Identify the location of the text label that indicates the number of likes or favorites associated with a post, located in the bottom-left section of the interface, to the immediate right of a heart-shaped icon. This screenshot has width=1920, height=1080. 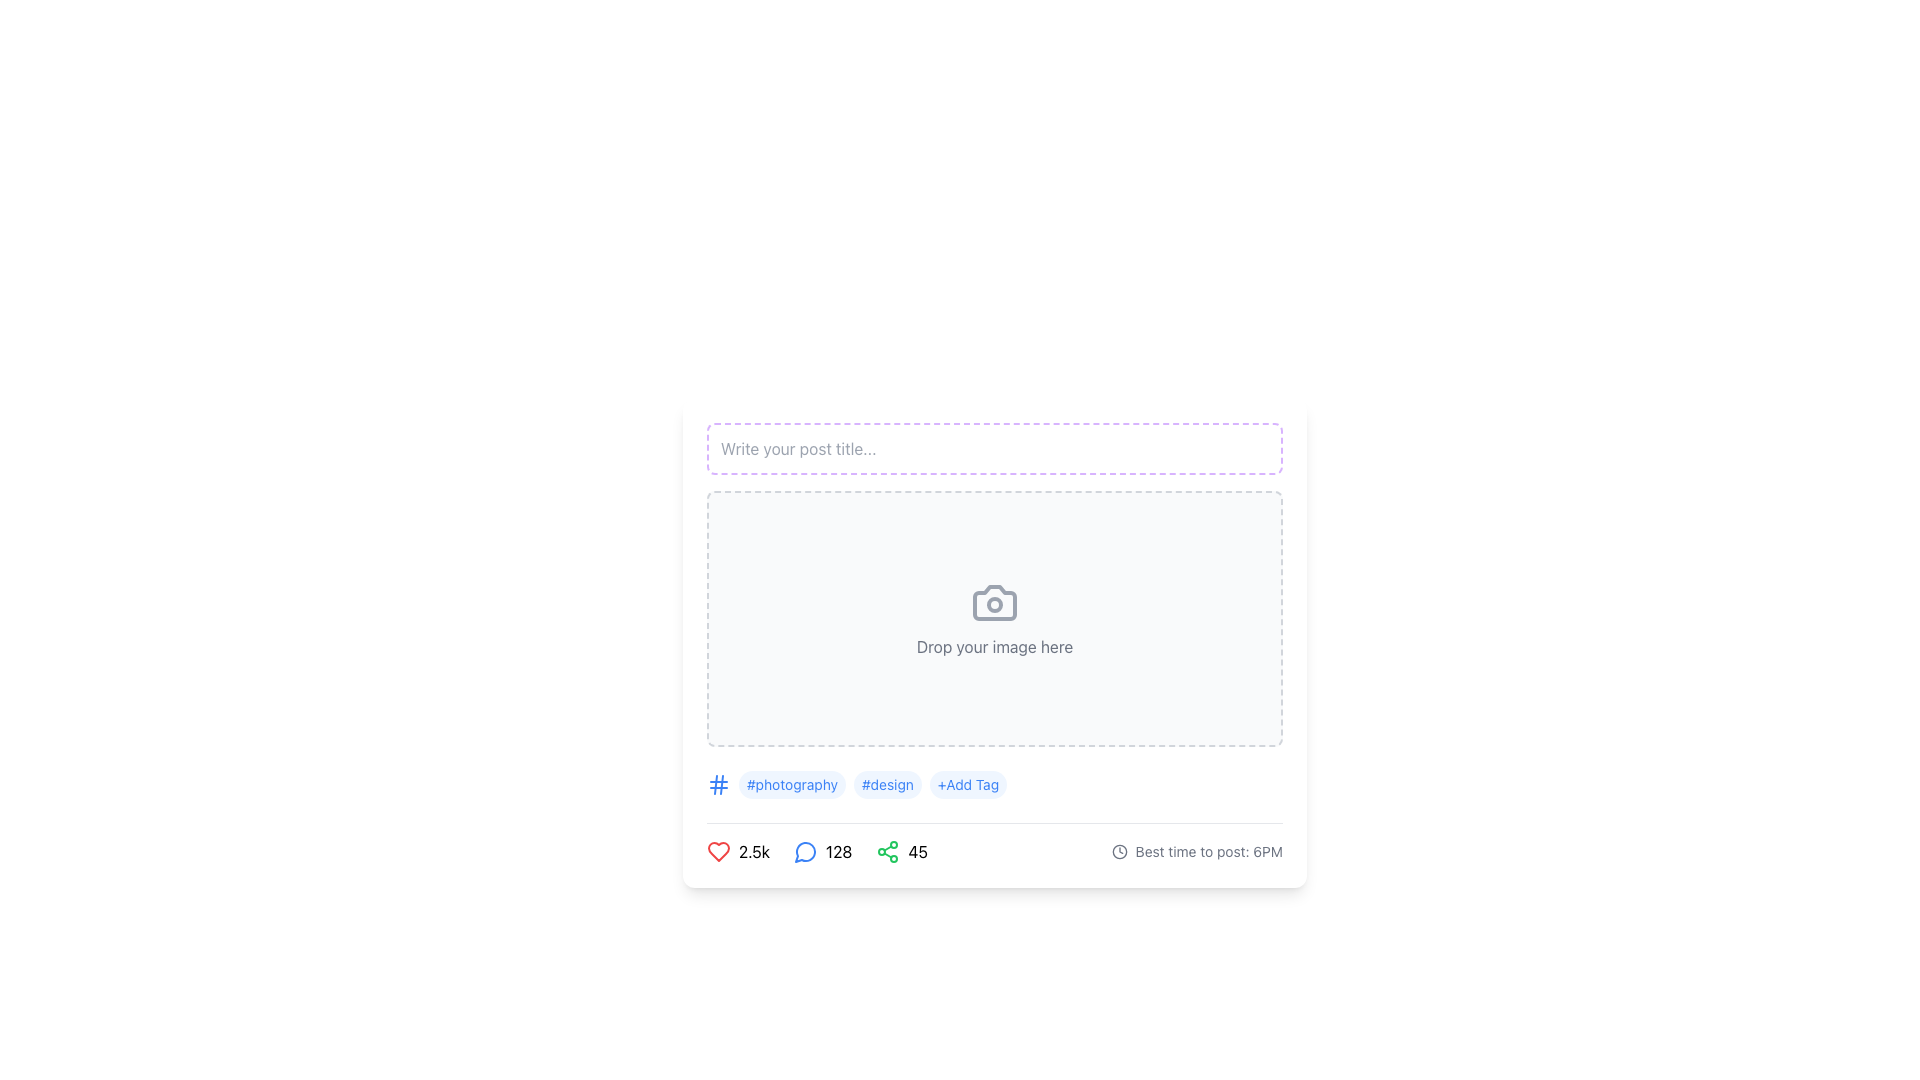
(753, 852).